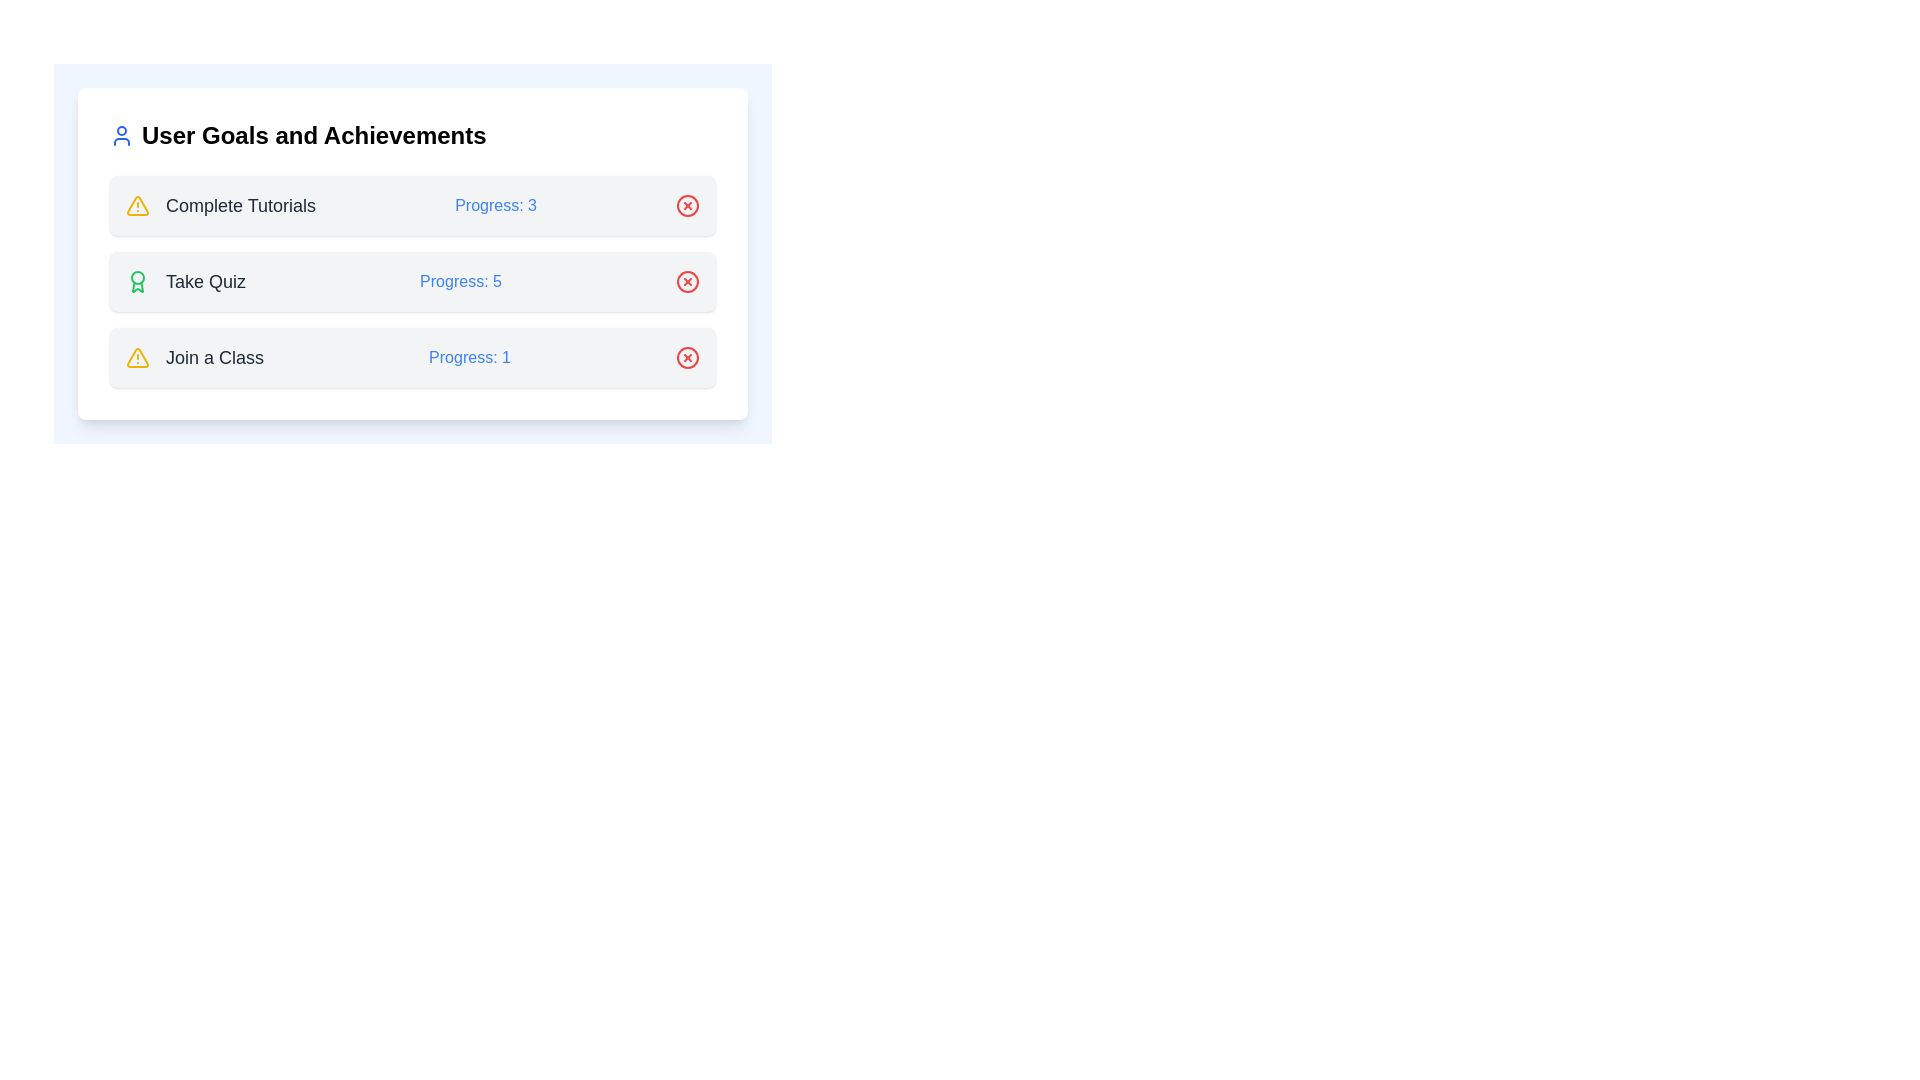 Image resolution: width=1920 pixels, height=1080 pixels. I want to click on the green award icon, which is a circular badge with a ribbon-like extension, located to the left of the text 'Take Quiz', so click(137, 281).